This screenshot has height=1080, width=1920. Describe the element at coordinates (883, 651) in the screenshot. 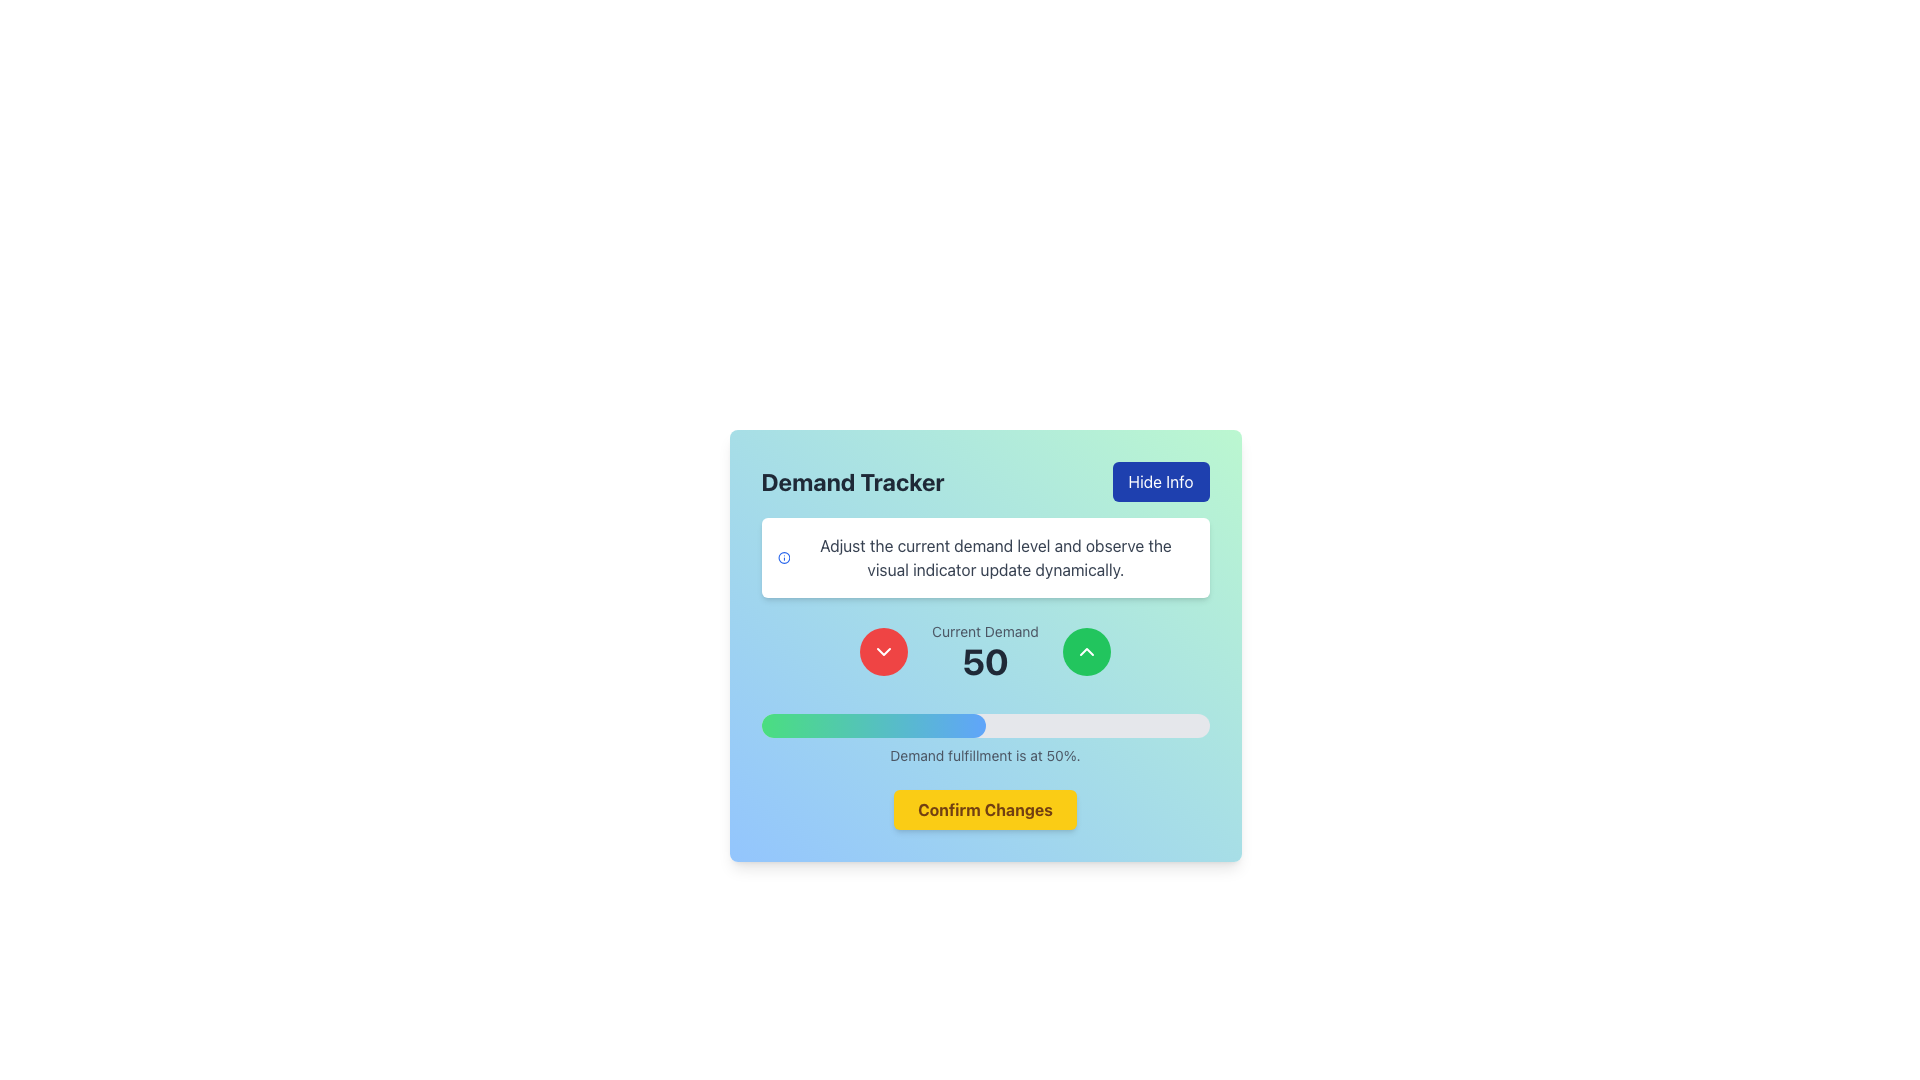

I see `the button located to the left of the 'Current Demand' text, which decreases the value of 'Current Demand'` at that location.